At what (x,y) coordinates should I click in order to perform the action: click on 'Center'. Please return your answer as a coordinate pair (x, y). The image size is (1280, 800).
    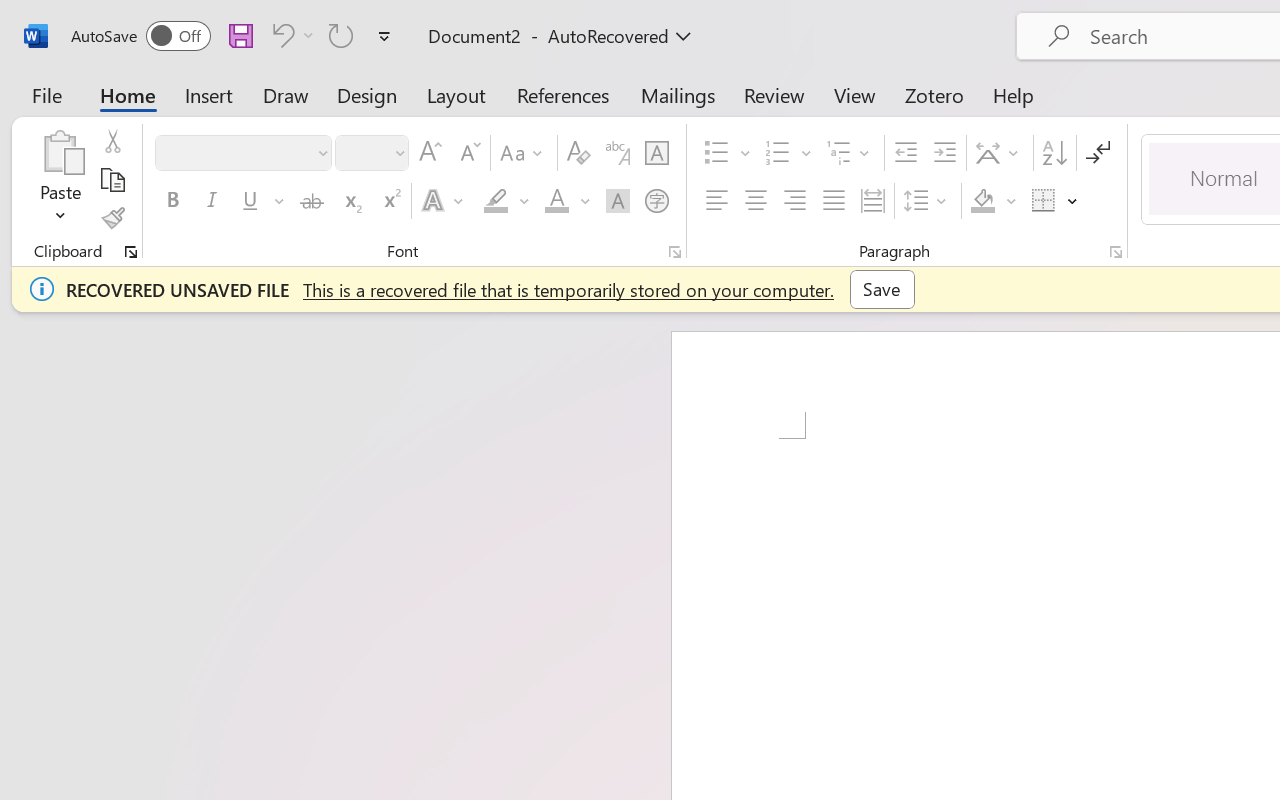
    Looking at the image, I should click on (755, 201).